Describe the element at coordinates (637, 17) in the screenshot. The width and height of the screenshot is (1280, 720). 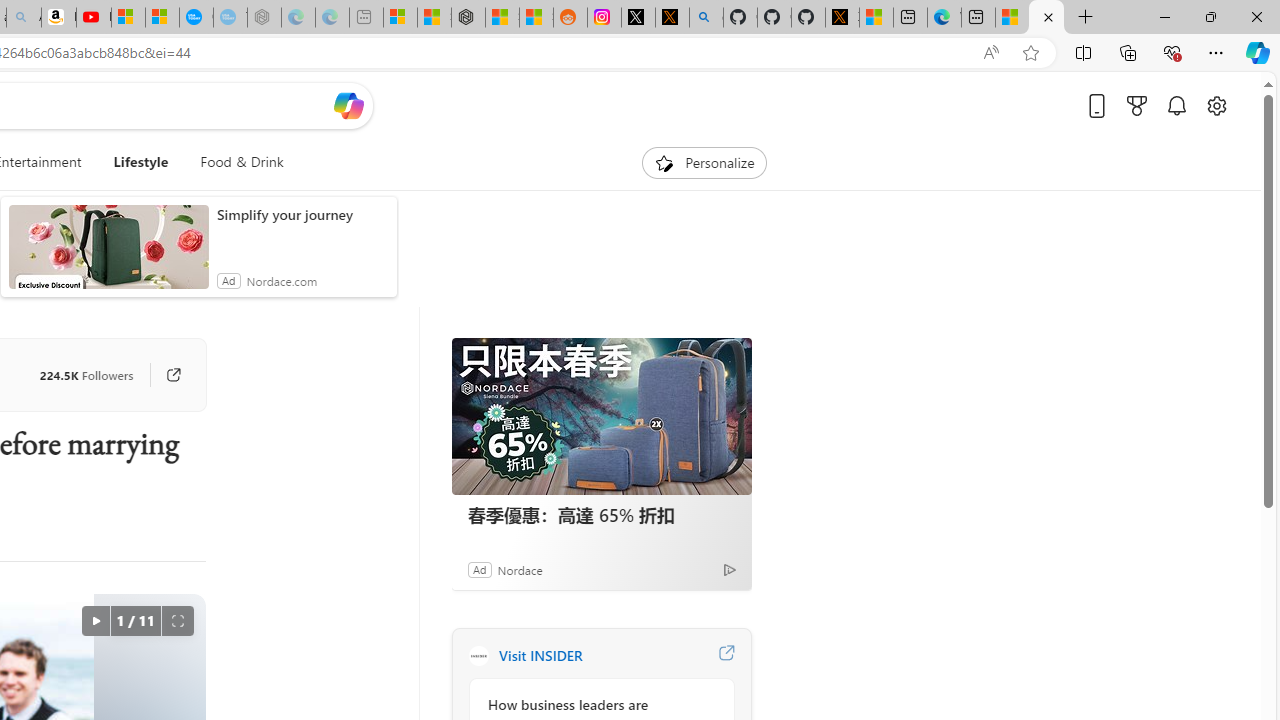
I see `'Log in to X / X'` at that location.